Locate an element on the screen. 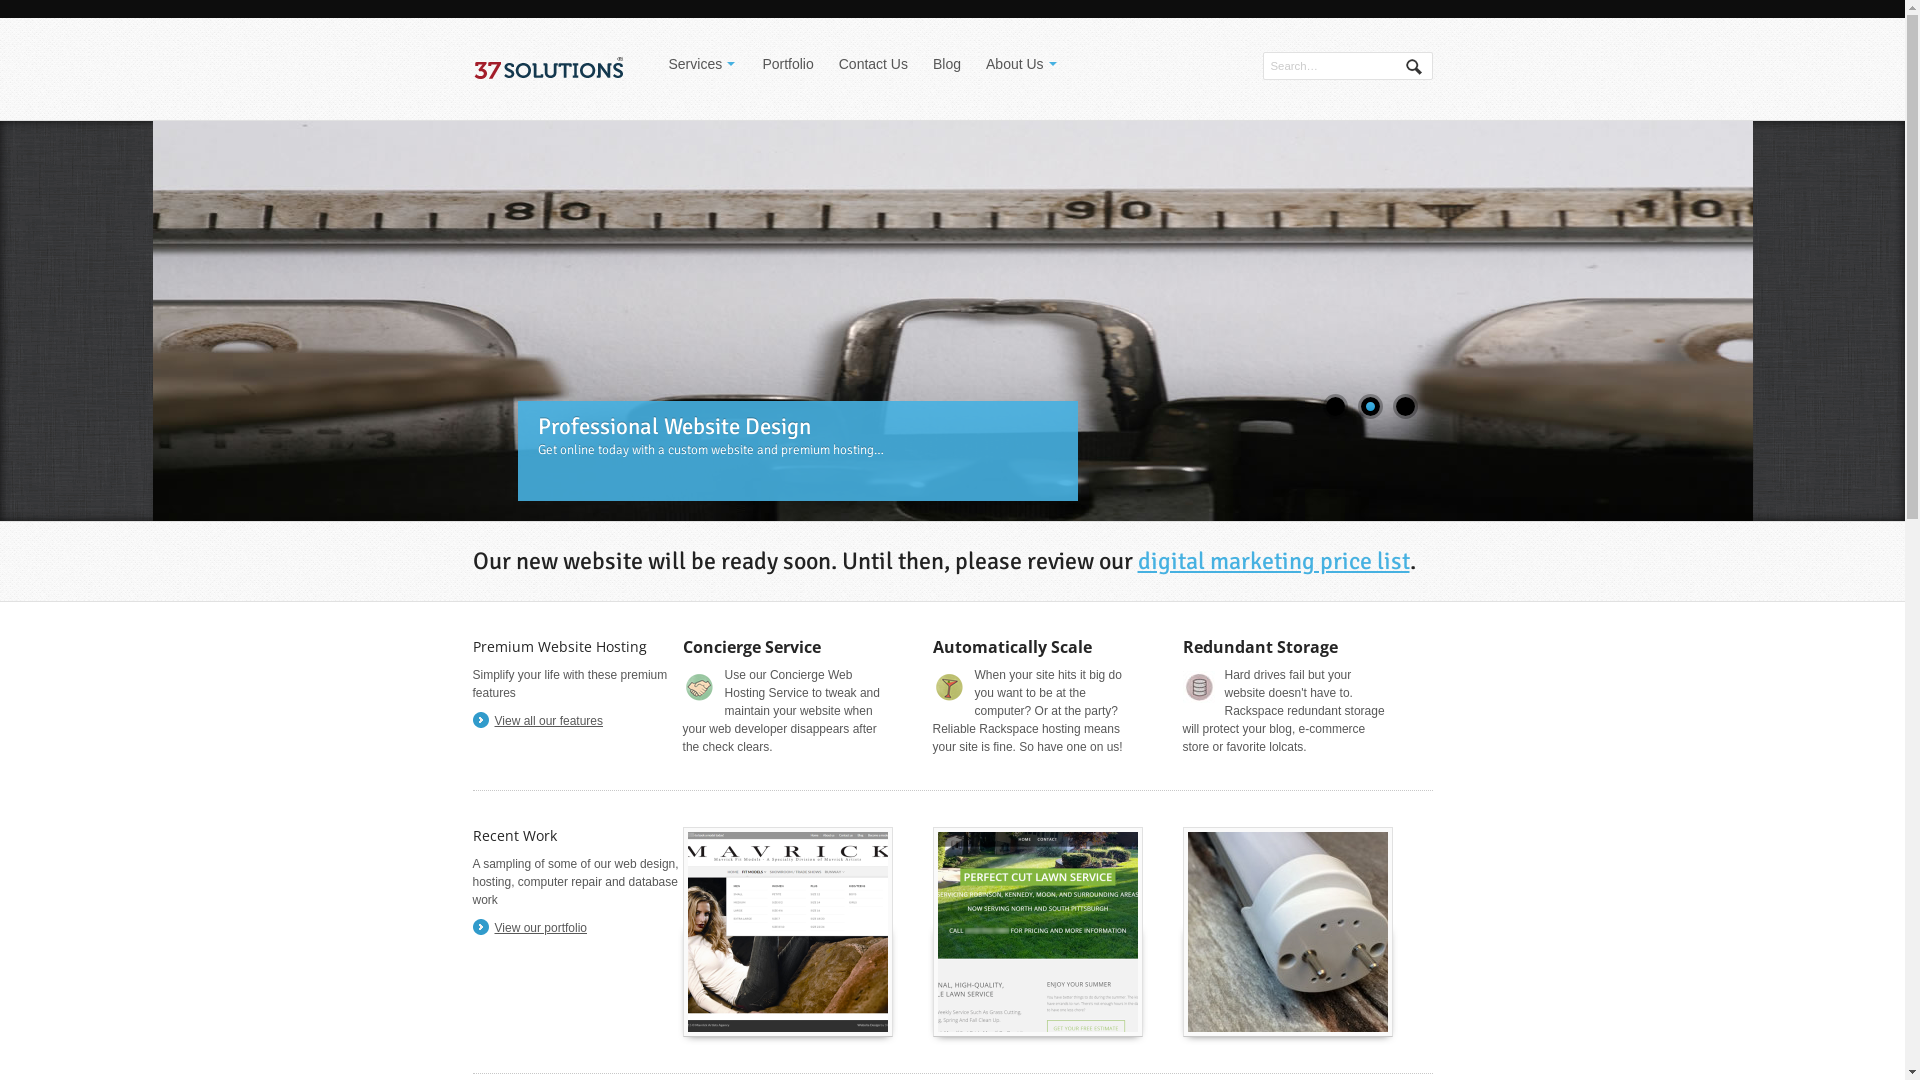 Image resolution: width=1920 pixels, height=1080 pixels. '1' is located at coordinates (1335, 405).